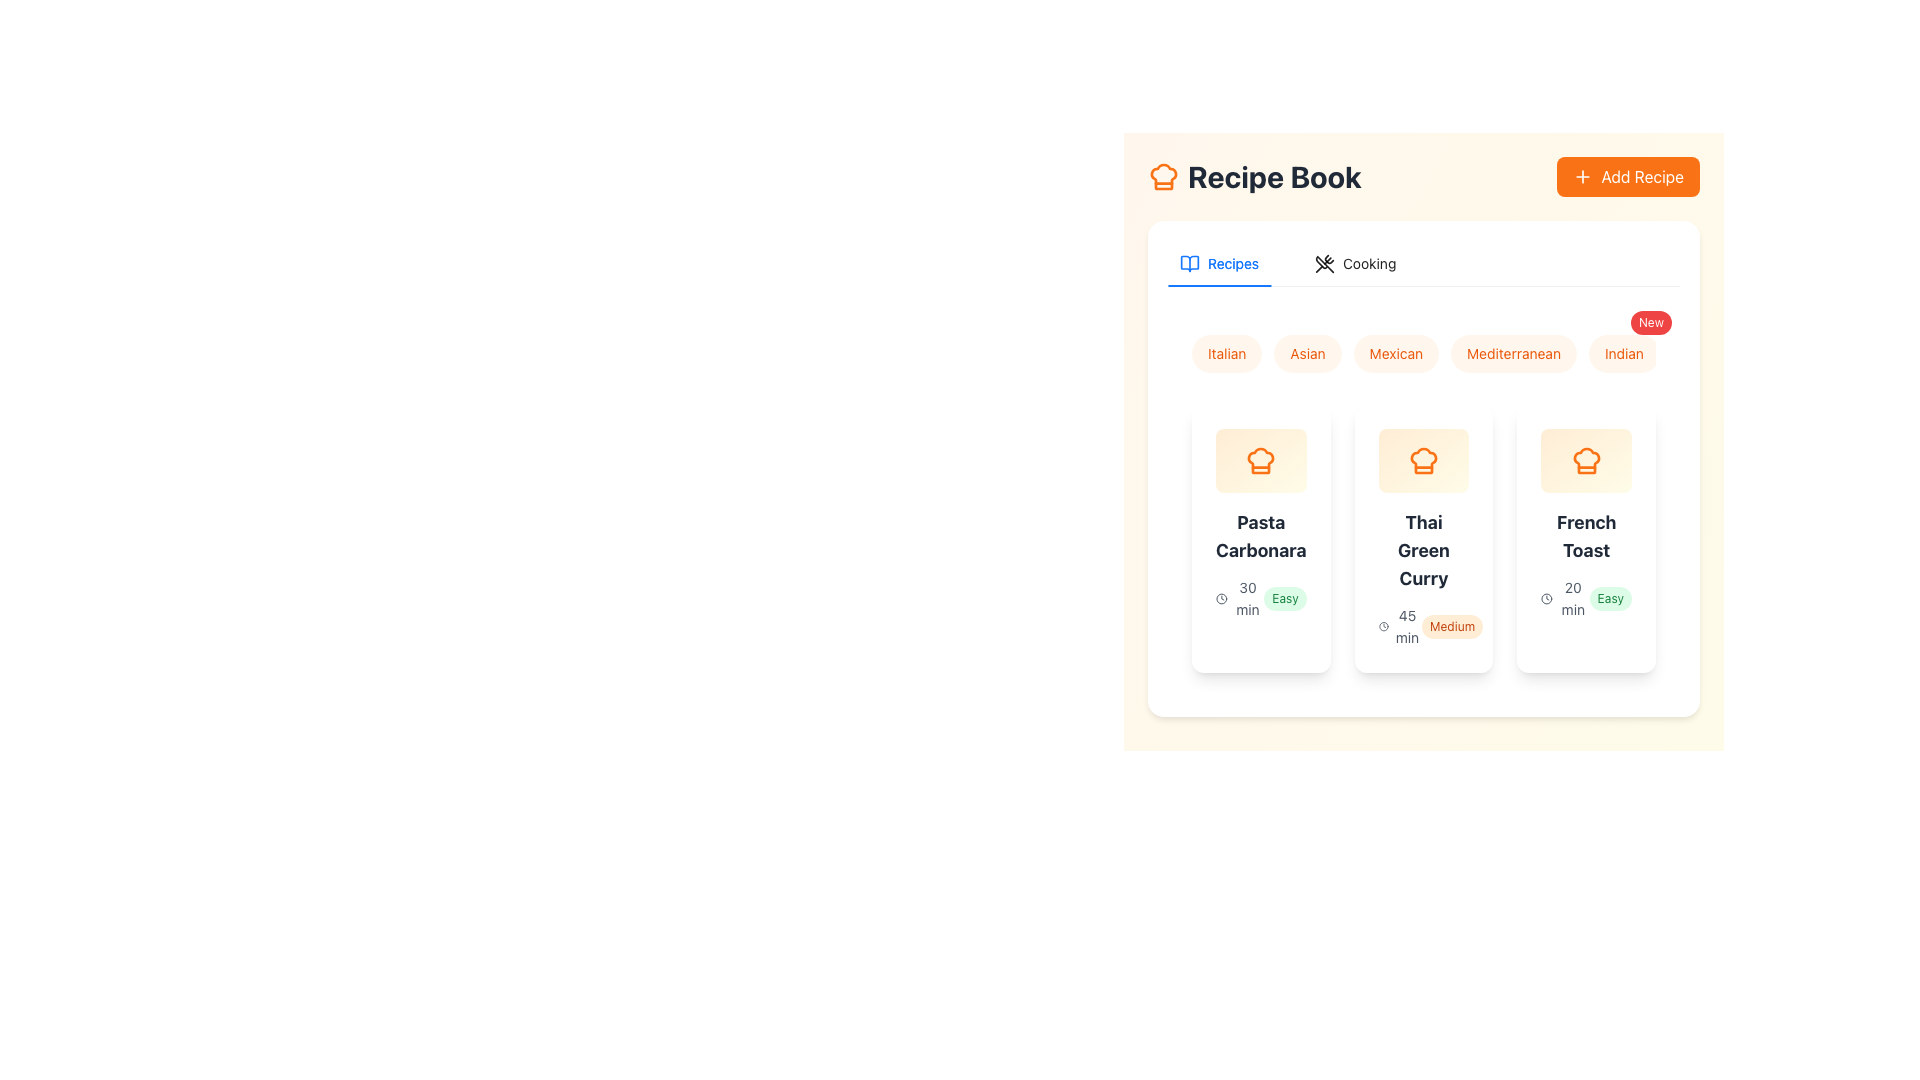 The image size is (1920, 1080). Describe the element at coordinates (1253, 176) in the screenshot. I see `the 'Recipe Book' header element, which is a prominently styled text component in bold black font, located near the top-left corner of the interface, adjacent to a chef hat icon` at that location.